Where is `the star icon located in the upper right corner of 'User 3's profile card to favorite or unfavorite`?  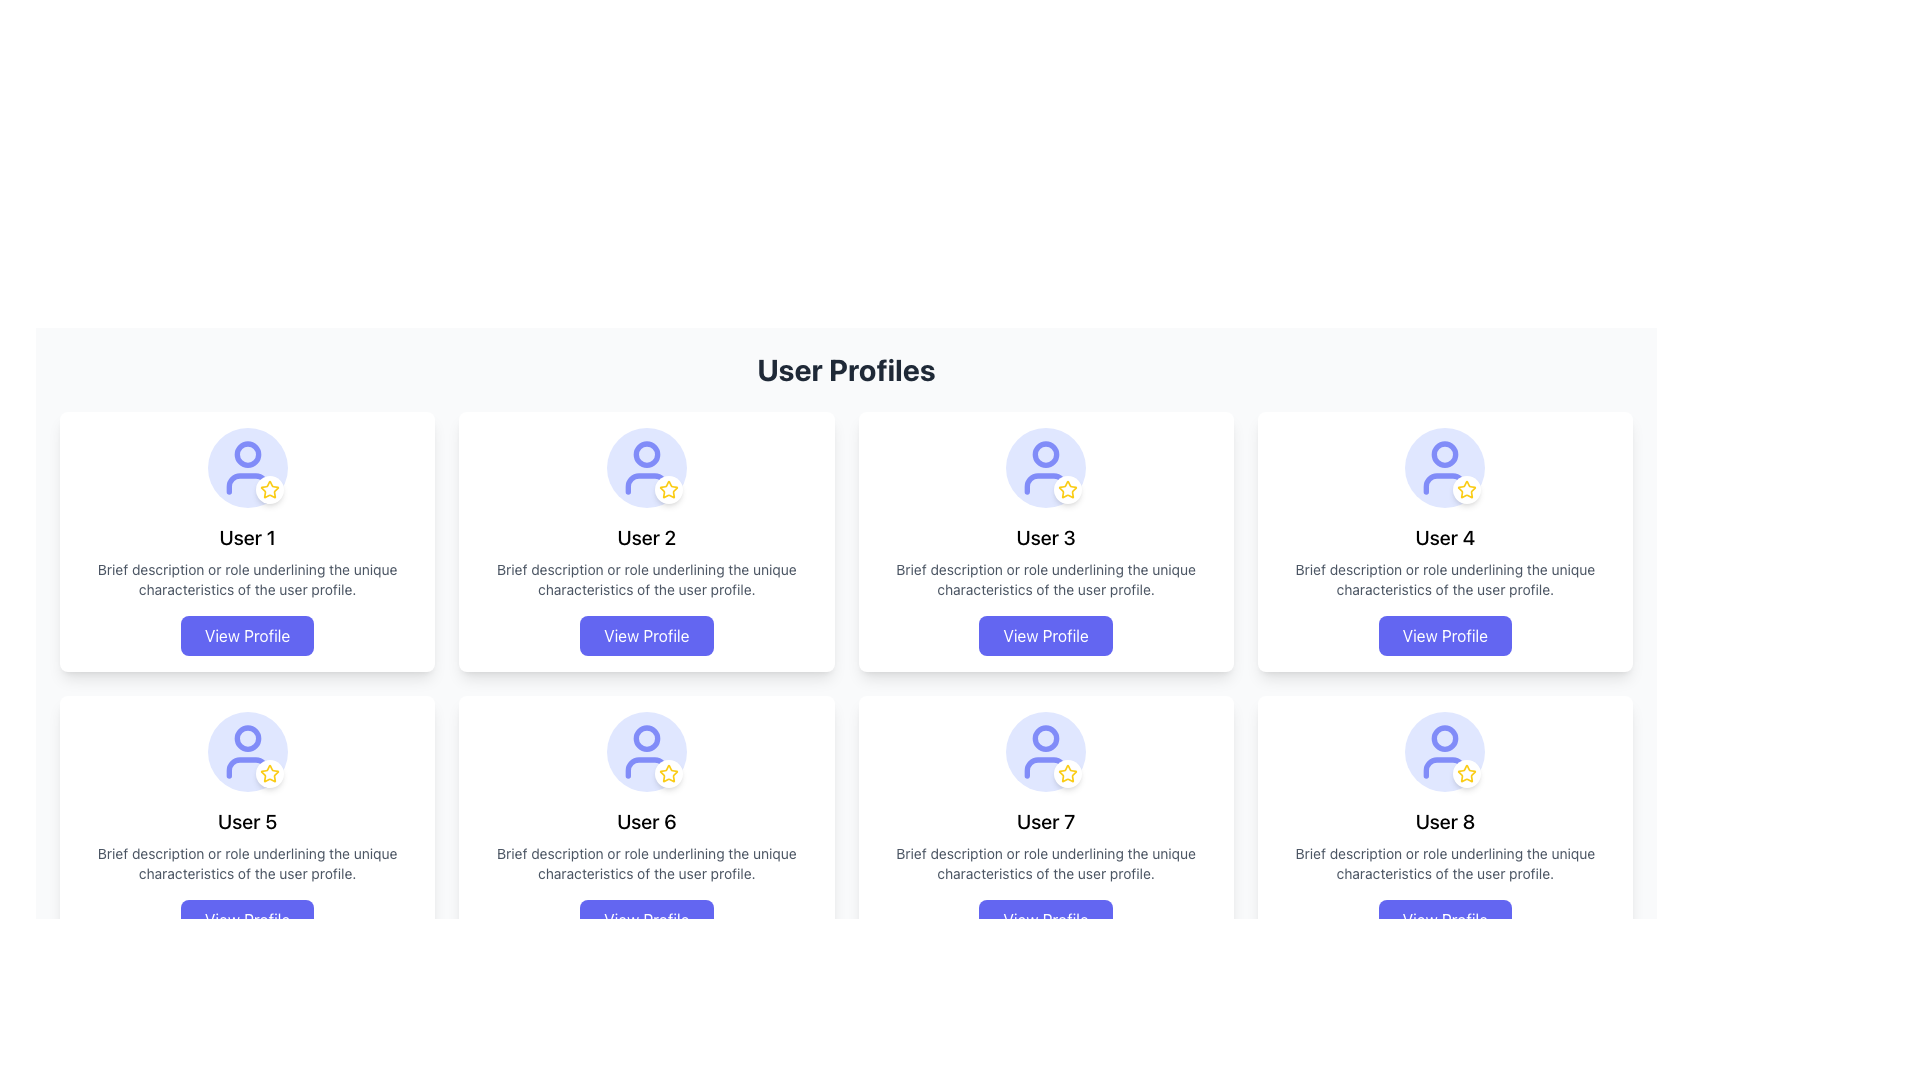 the star icon located in the upper right corner of 'User 3's profile card to favorite or unfavorite is located at coordinates (1067, 489).